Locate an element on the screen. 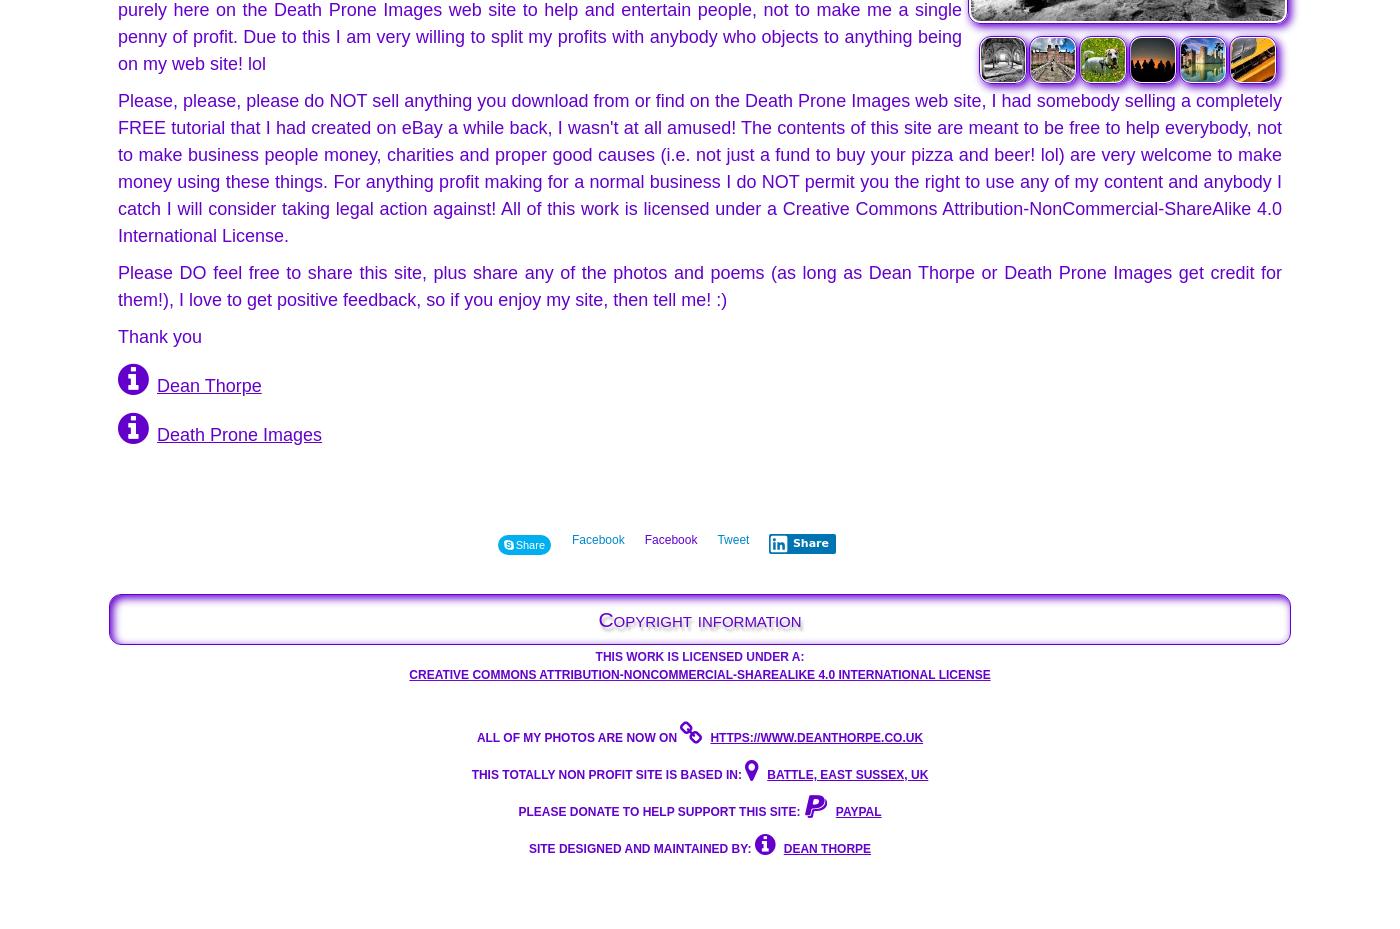 This screenshot has width=1400, height=929. 'Creative Commons Attribution-NonCommercial-ShareAlike 4.0 International License' is located at coordinates (699, 675).